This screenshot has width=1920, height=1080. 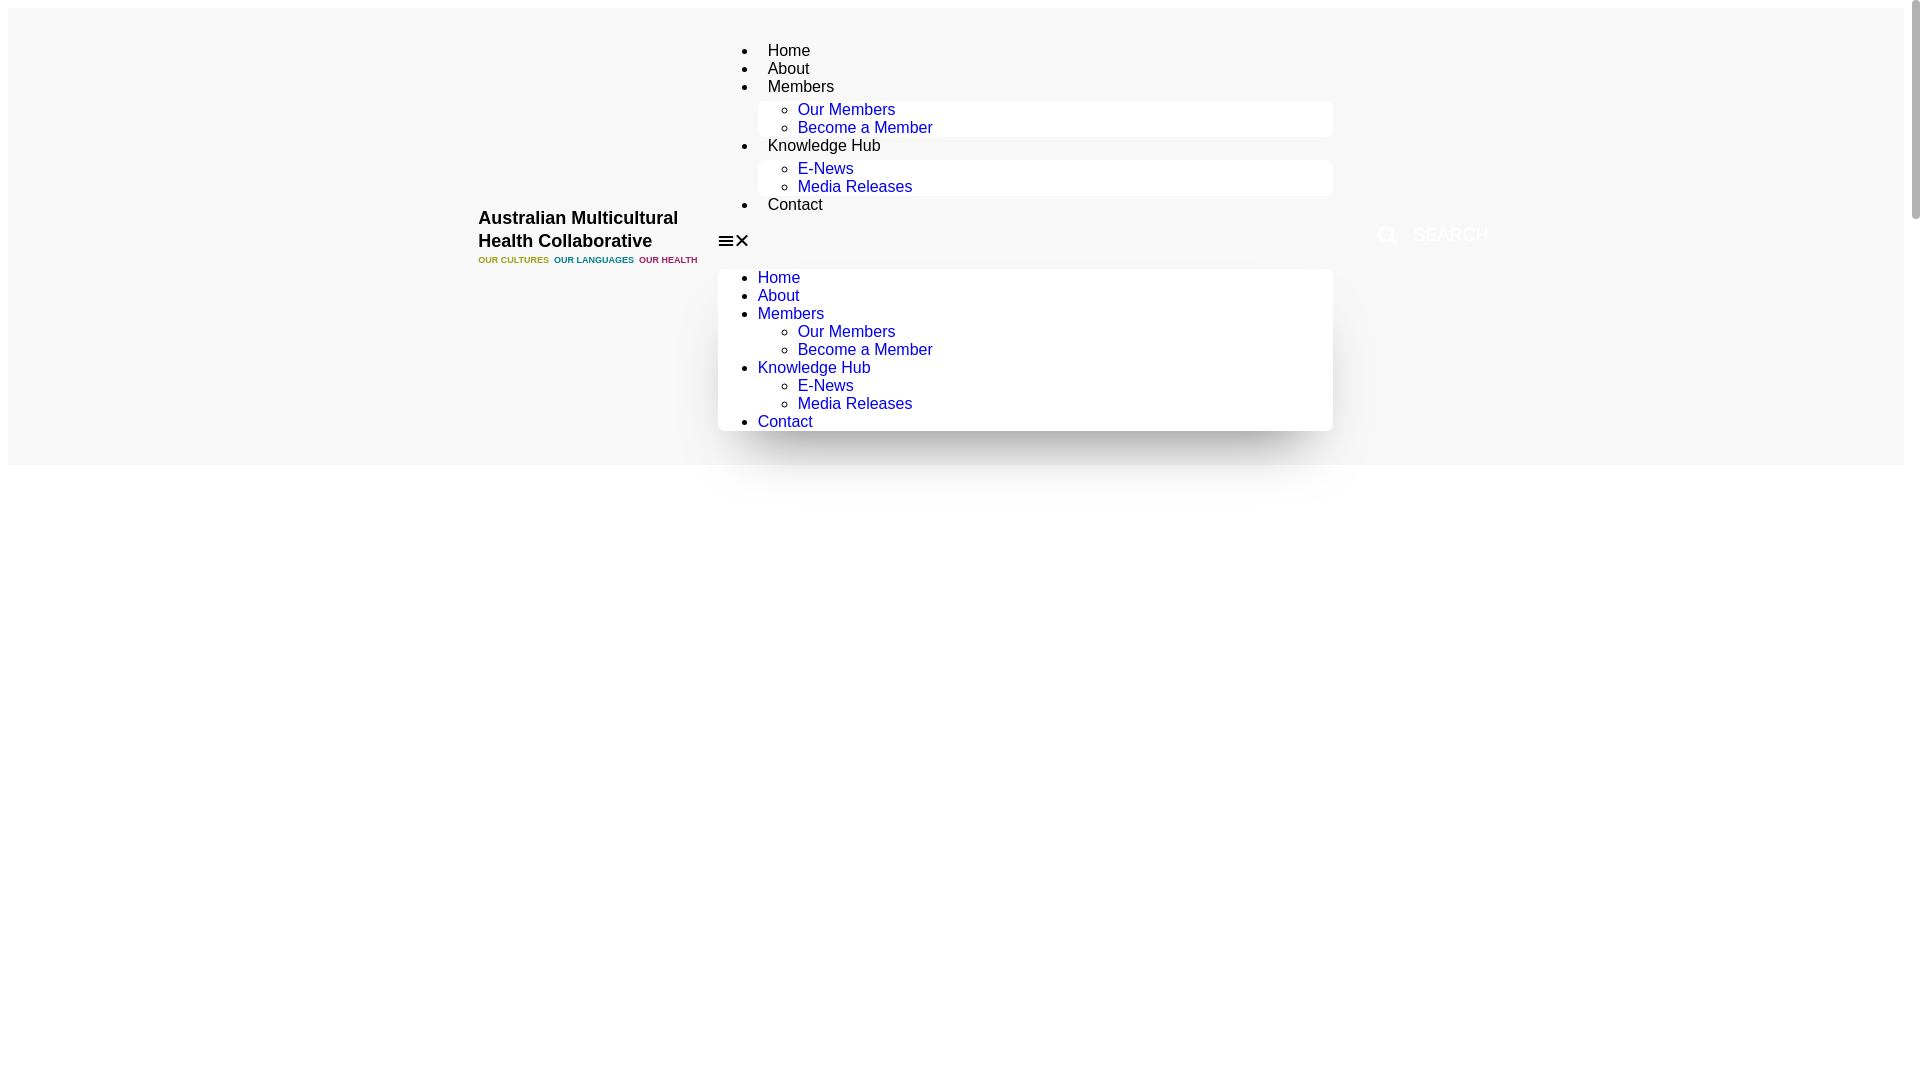 I want to click on 'Australian Multicultural Health Collaborative', so click(x=576, y=228).